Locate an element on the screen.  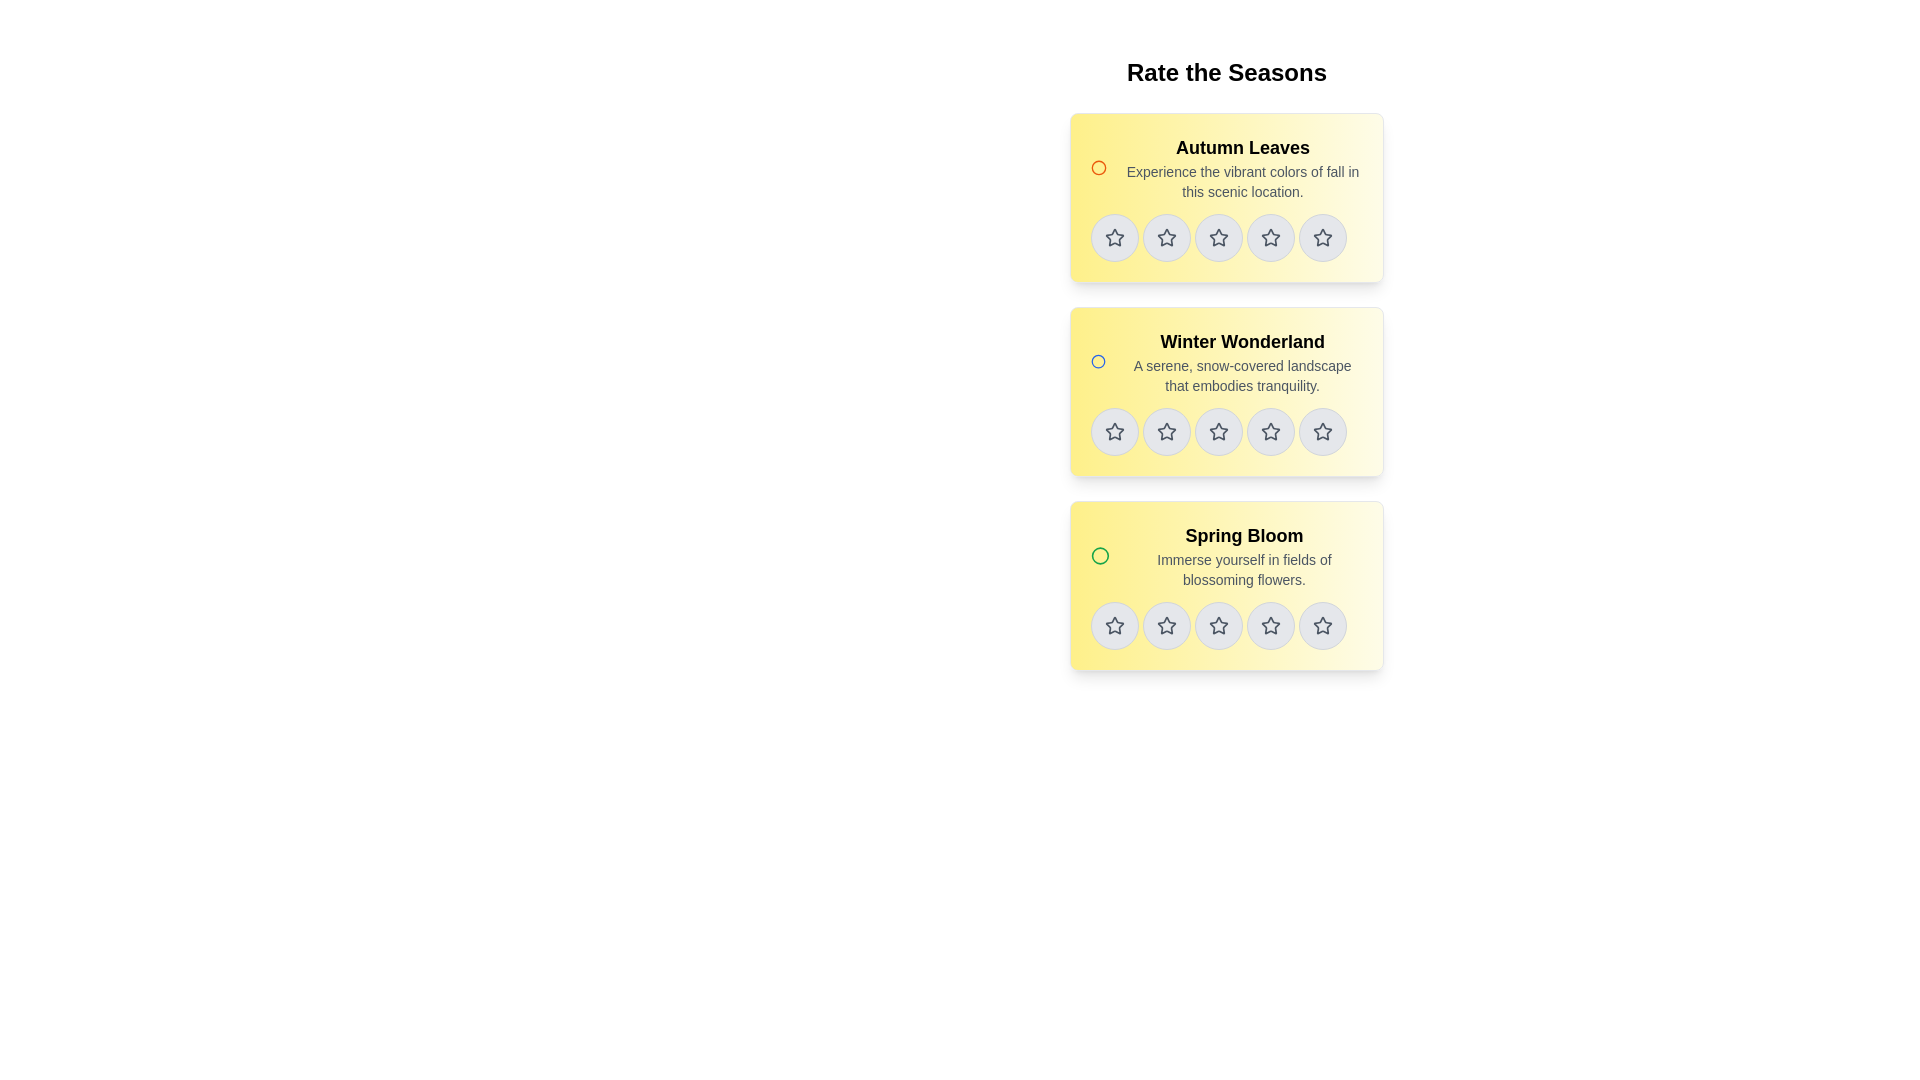
the fourth rating star icon for the 'Spring Bloom' section is located at coordinates (1270, 624).